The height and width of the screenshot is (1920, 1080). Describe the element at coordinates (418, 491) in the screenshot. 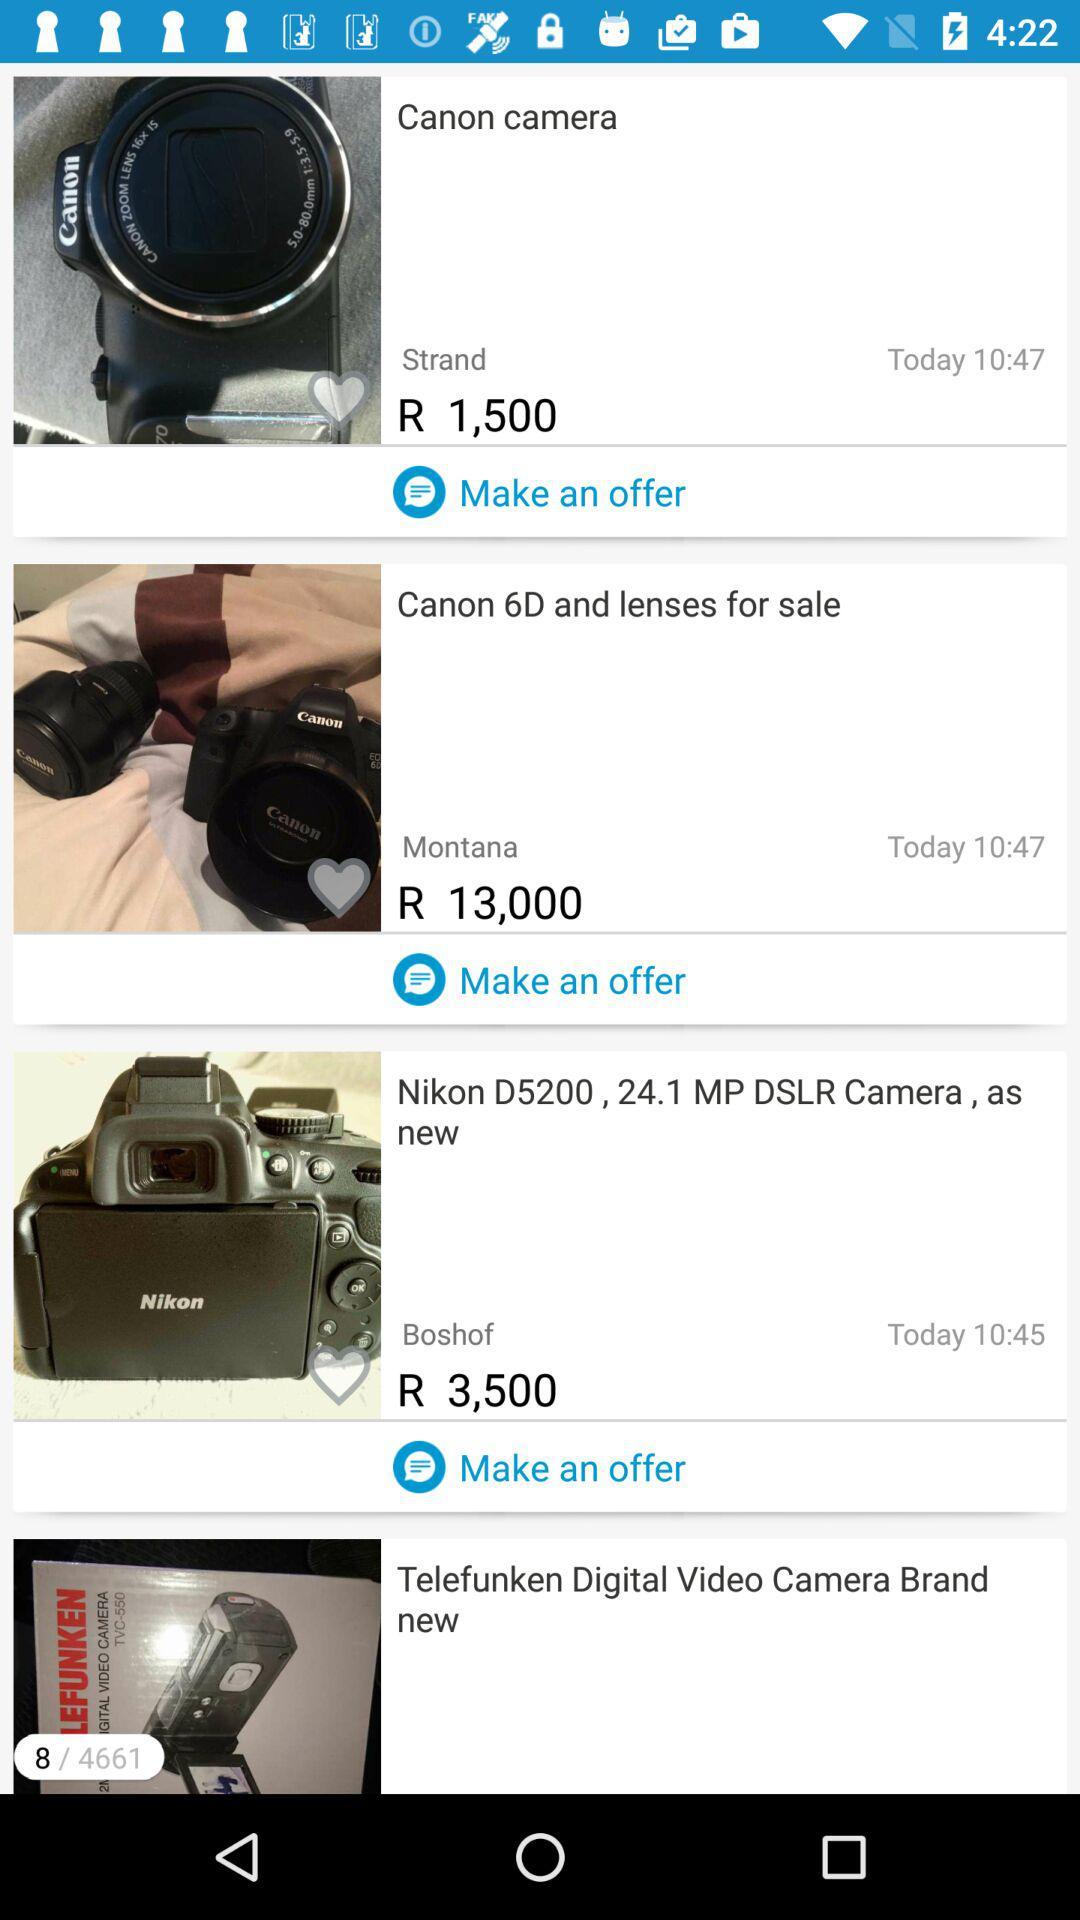

I see `a comment` at that location.